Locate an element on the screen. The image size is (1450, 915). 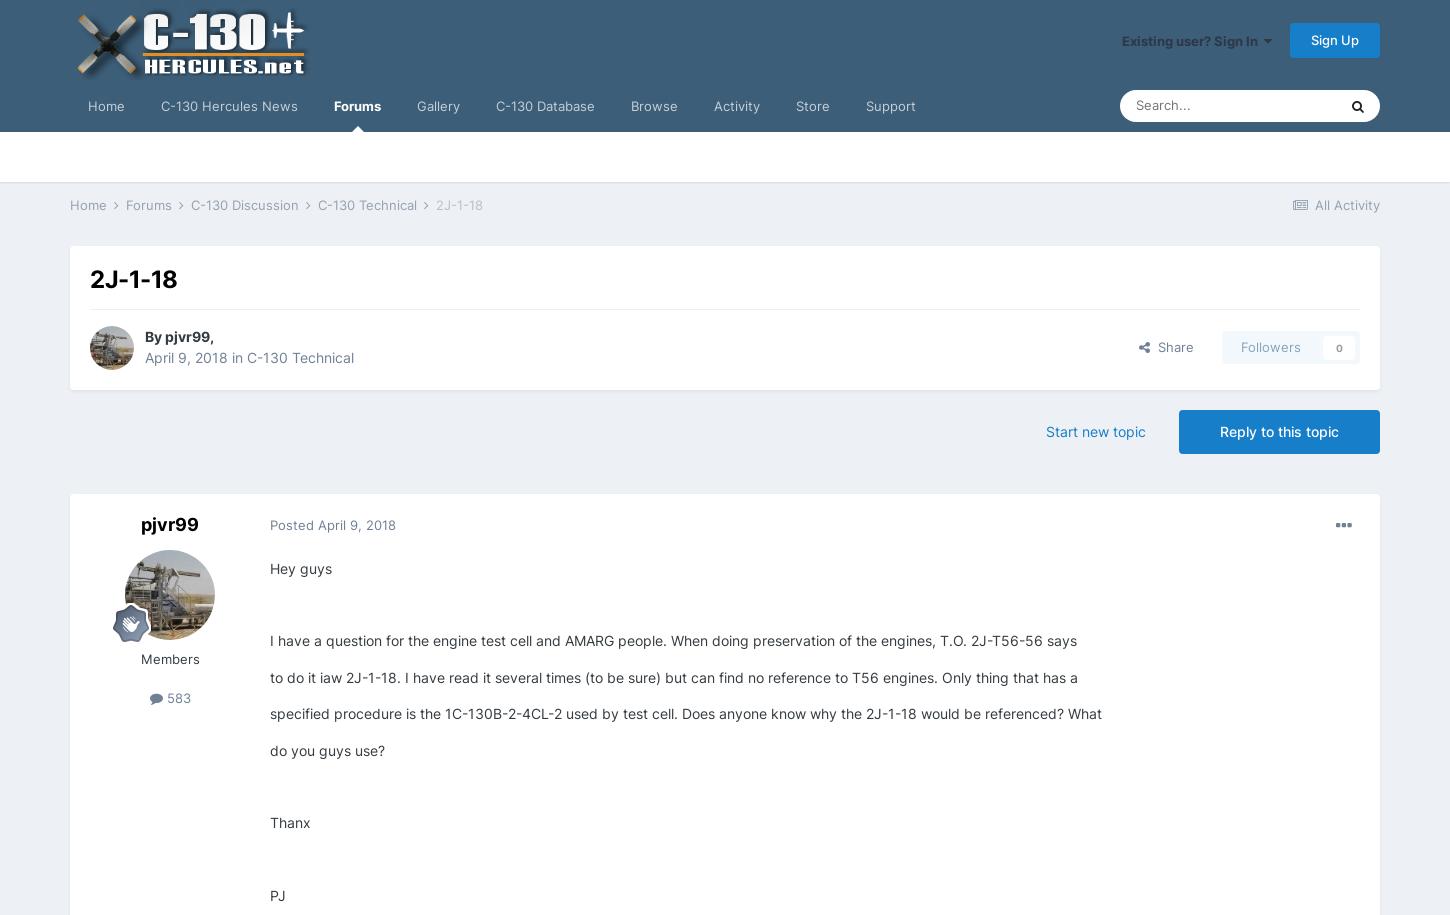
'Support' is located at coordinates (890, 105).